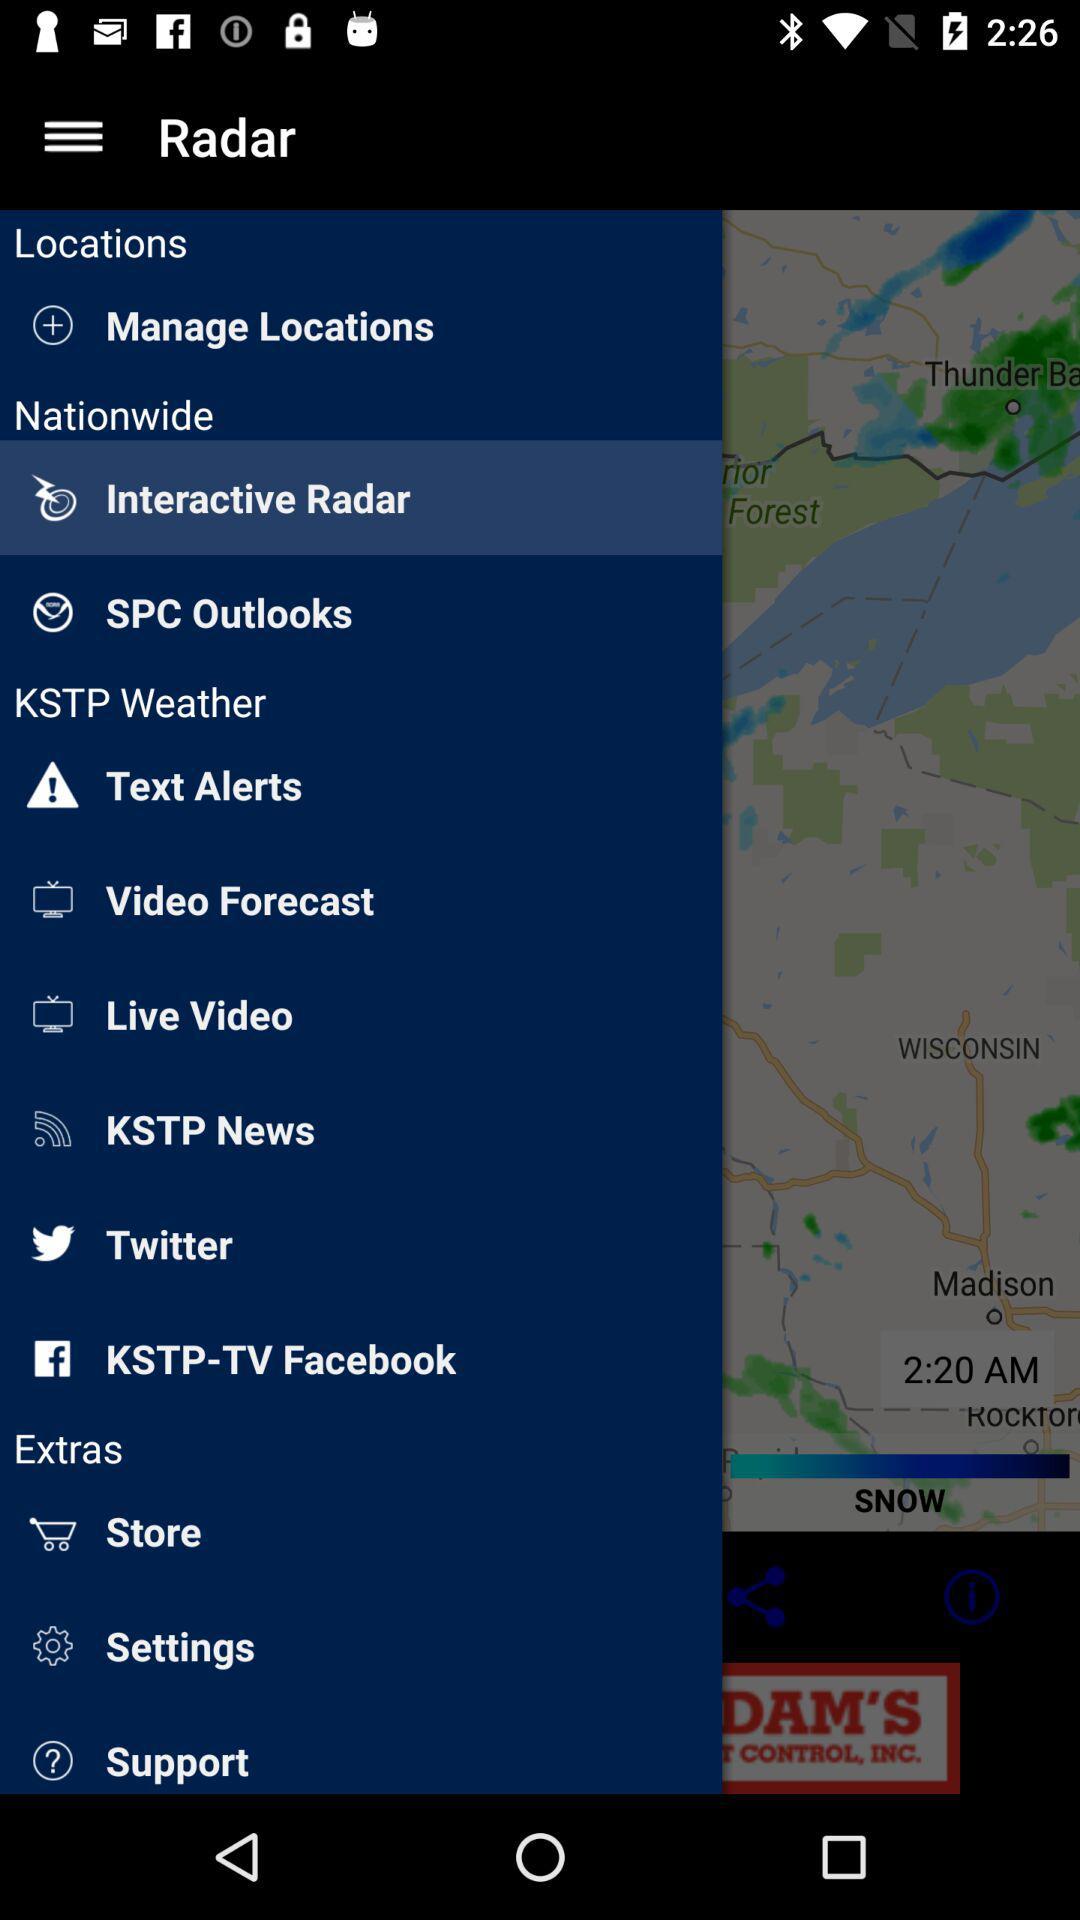  What do you see at coordinates (72, 135) in the screenshot?
I see `the menu icon` at bounding box center [72, 135].